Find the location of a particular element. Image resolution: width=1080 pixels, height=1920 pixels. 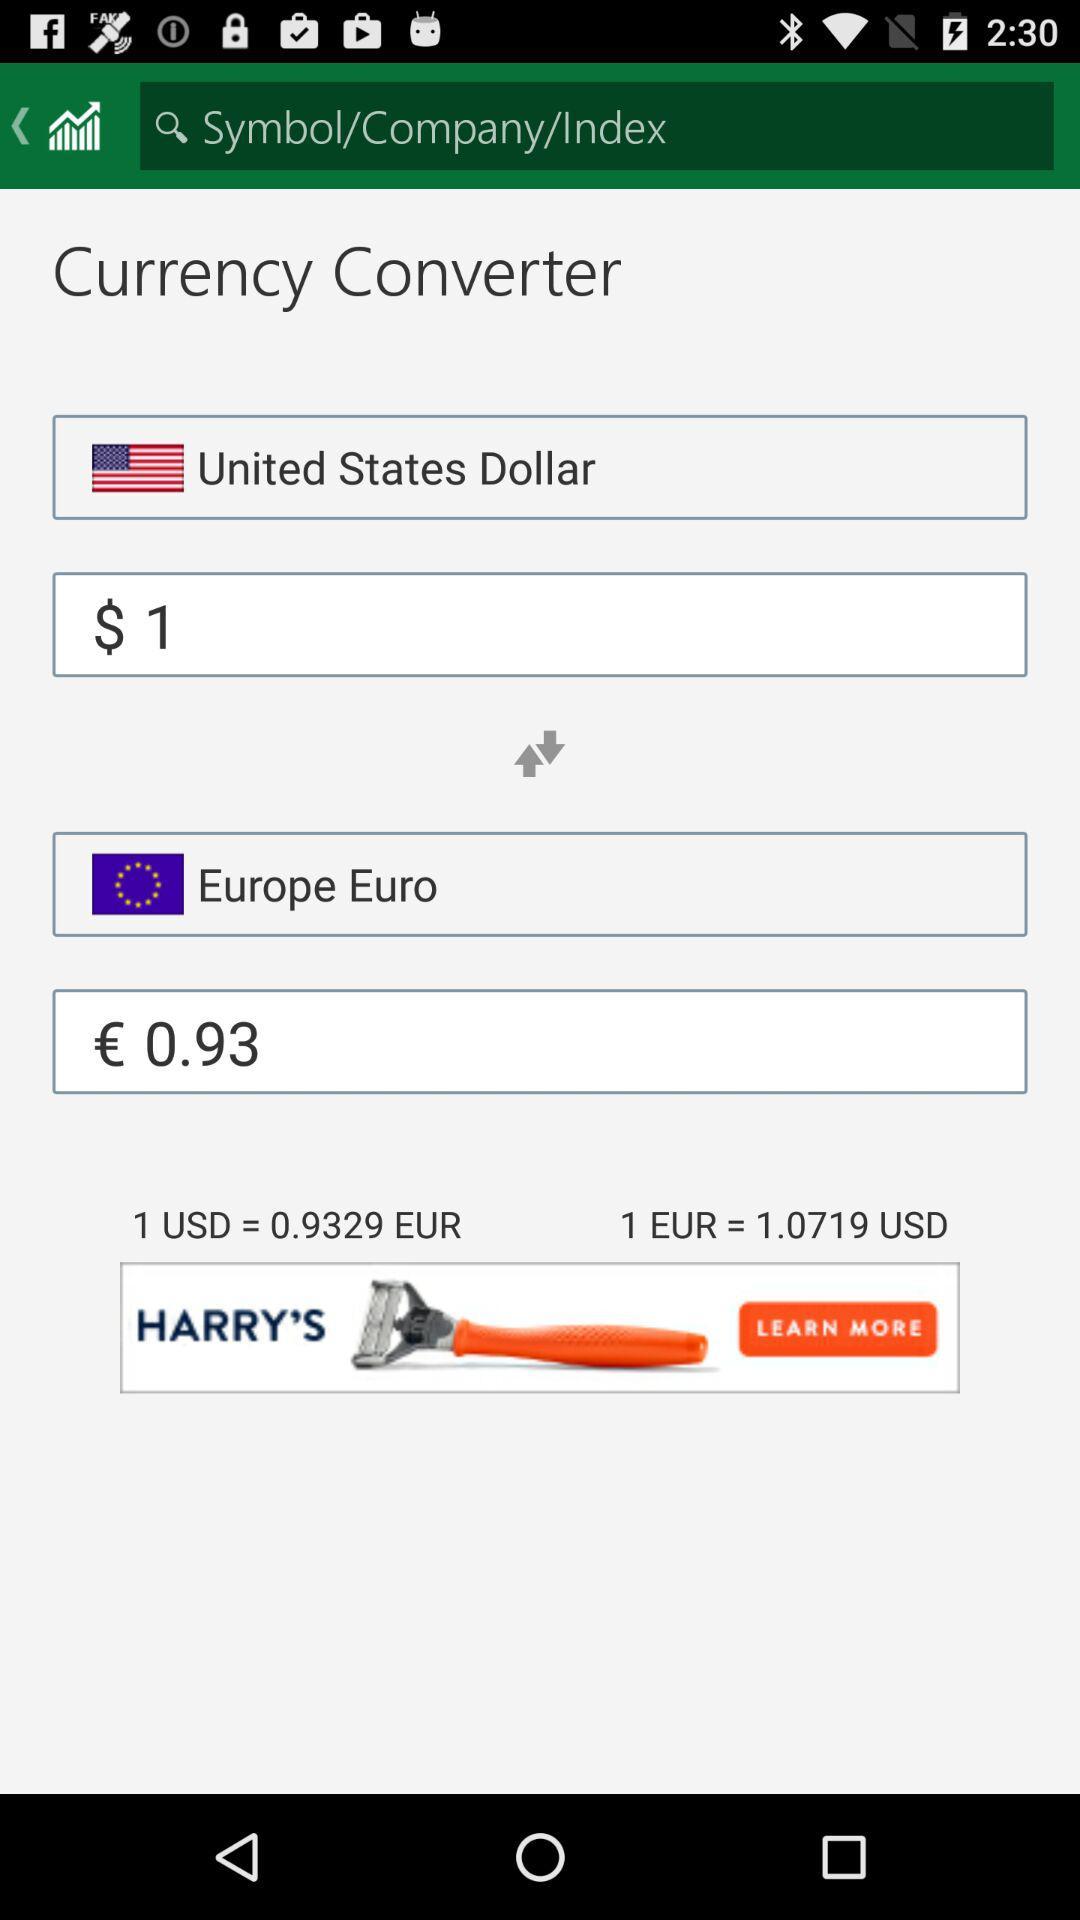

symbol/company/index is located at coordinates (596, 124).